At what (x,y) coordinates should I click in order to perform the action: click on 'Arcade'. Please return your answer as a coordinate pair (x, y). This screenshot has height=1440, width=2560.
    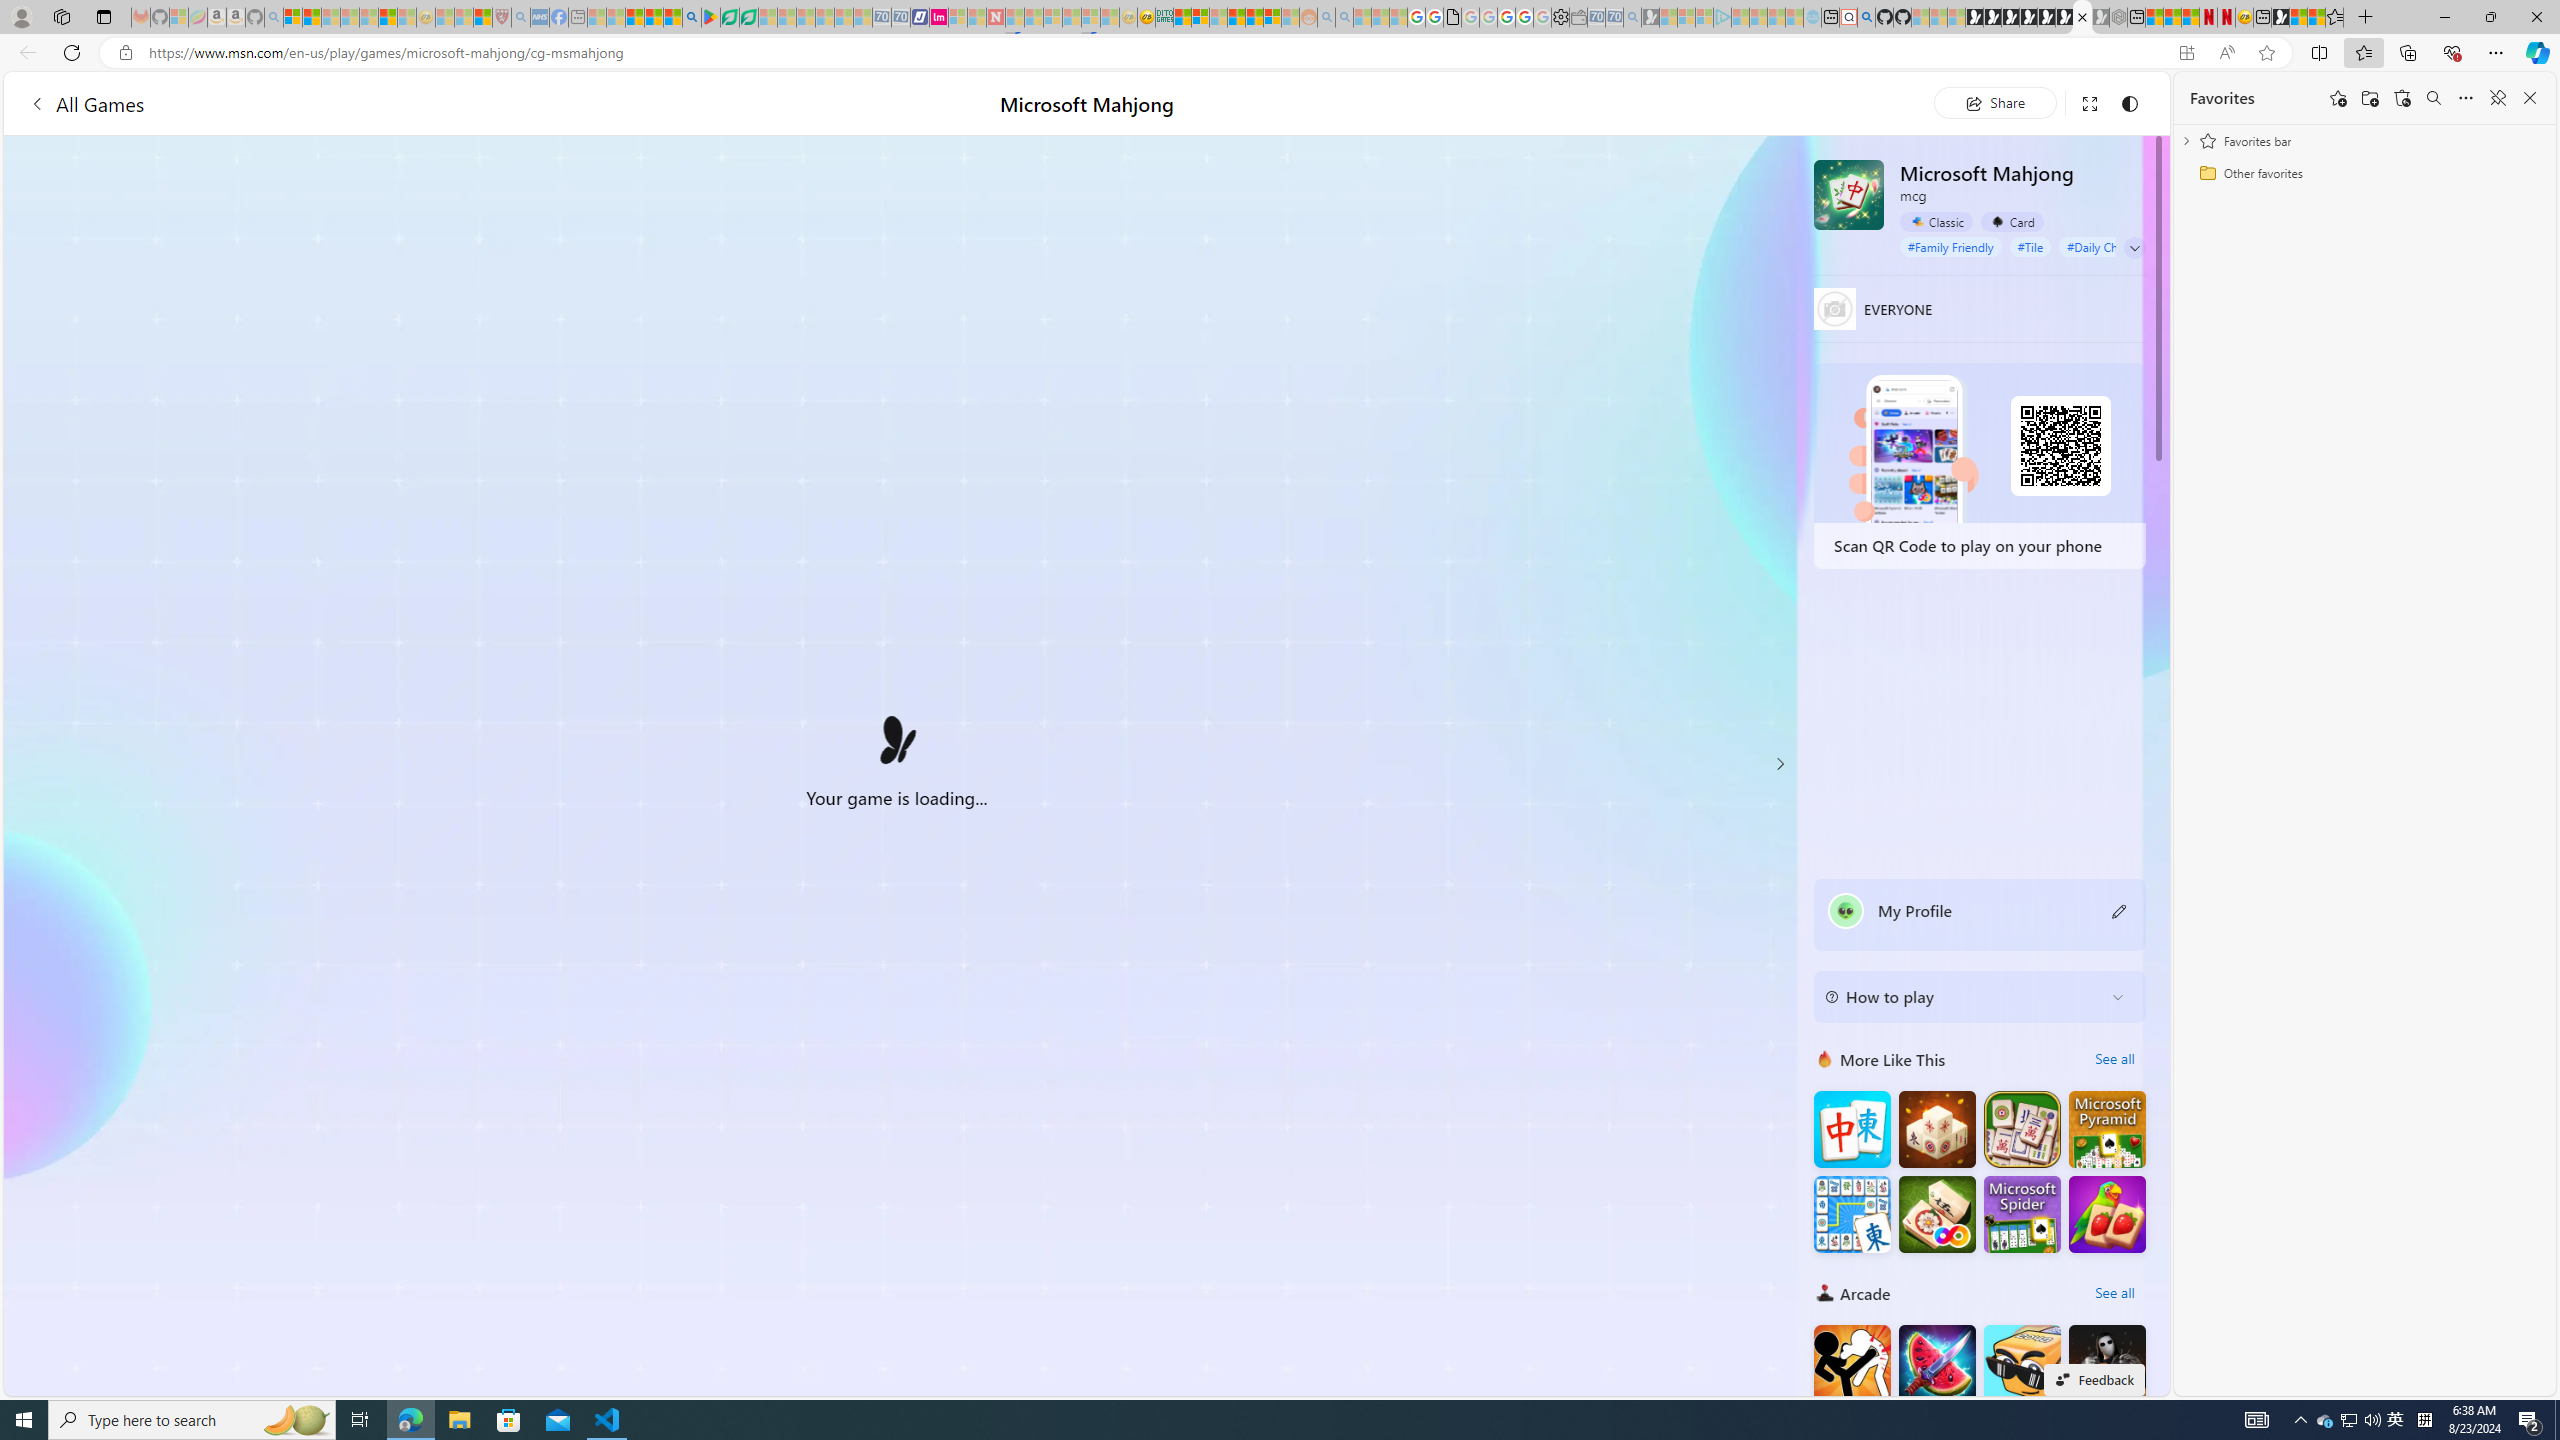
    Looking at the image, I should click on (1825, 1292).